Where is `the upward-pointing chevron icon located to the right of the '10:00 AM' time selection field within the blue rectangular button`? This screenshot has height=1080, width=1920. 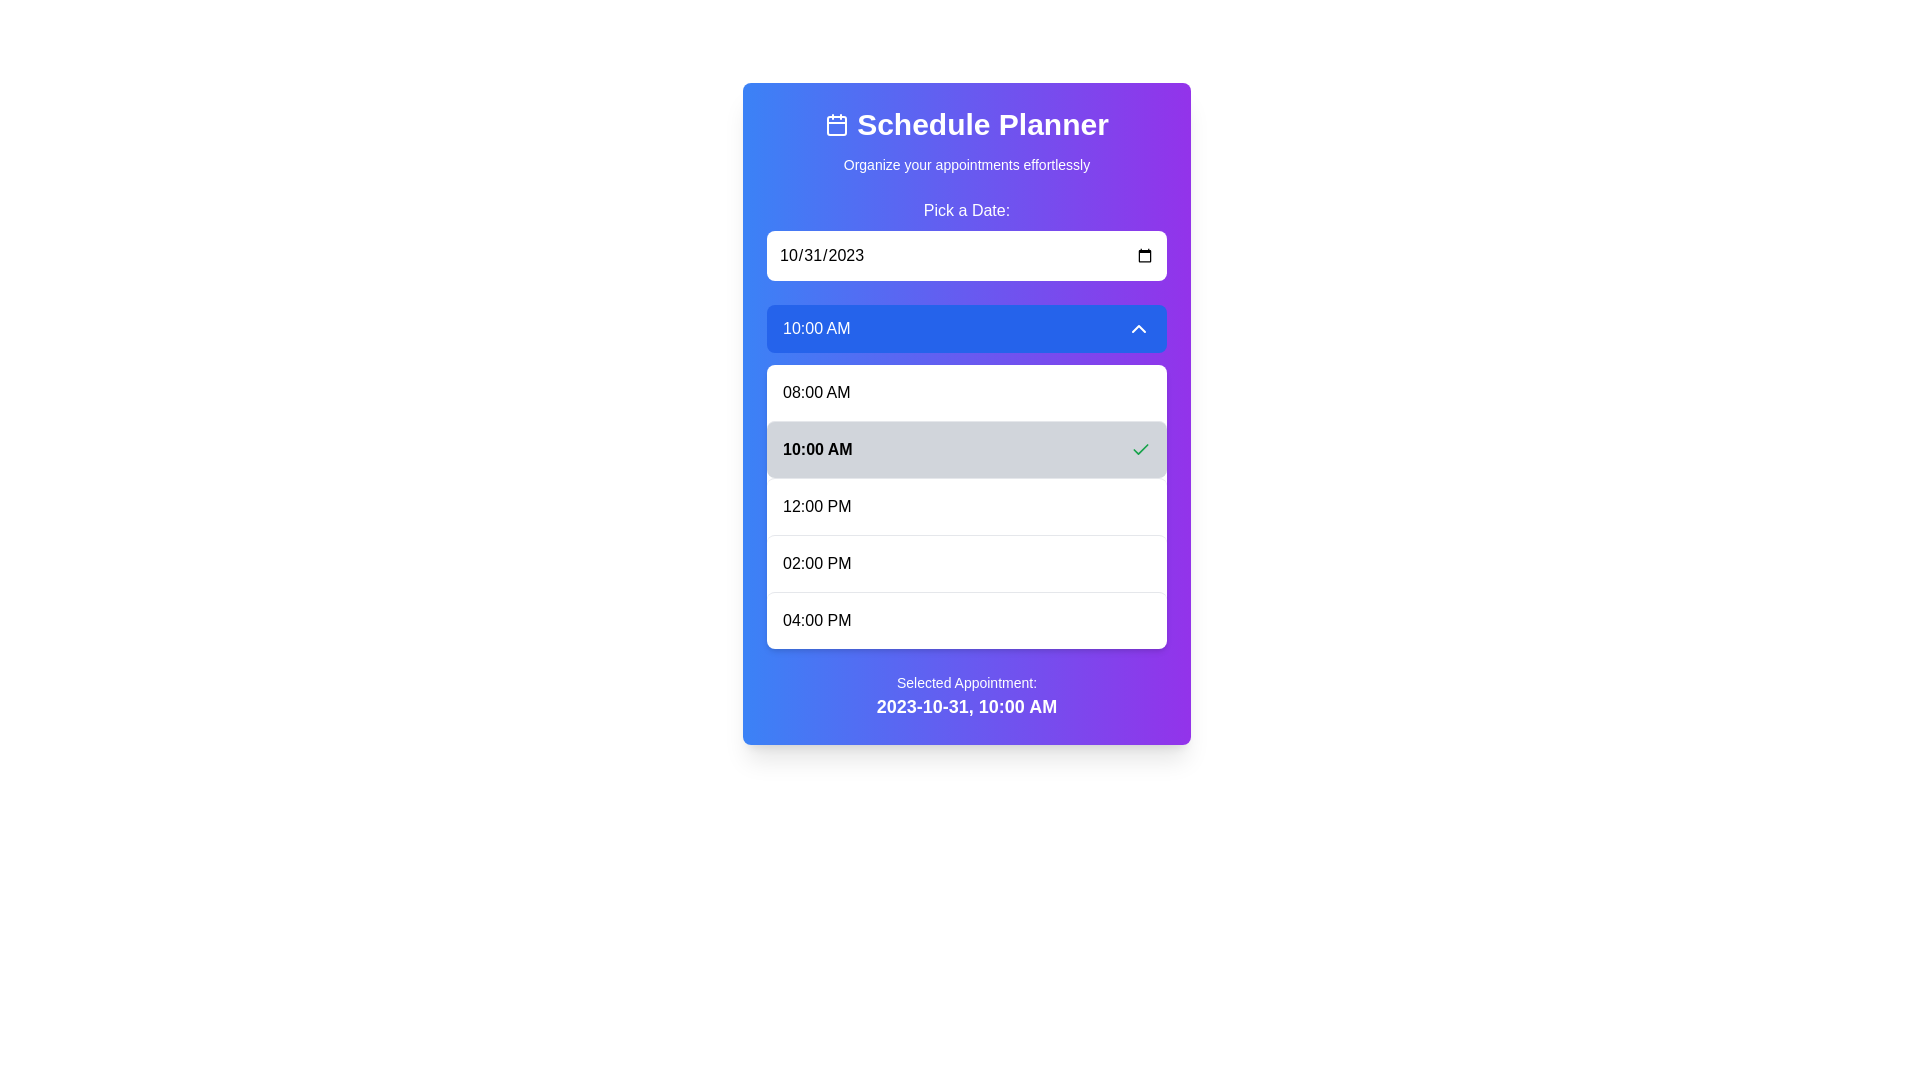
the upward-pointing chevron icon located to the right of the '10:00 AM' time selection field within the blue rectangular button is located at coordinates (1138, 327).